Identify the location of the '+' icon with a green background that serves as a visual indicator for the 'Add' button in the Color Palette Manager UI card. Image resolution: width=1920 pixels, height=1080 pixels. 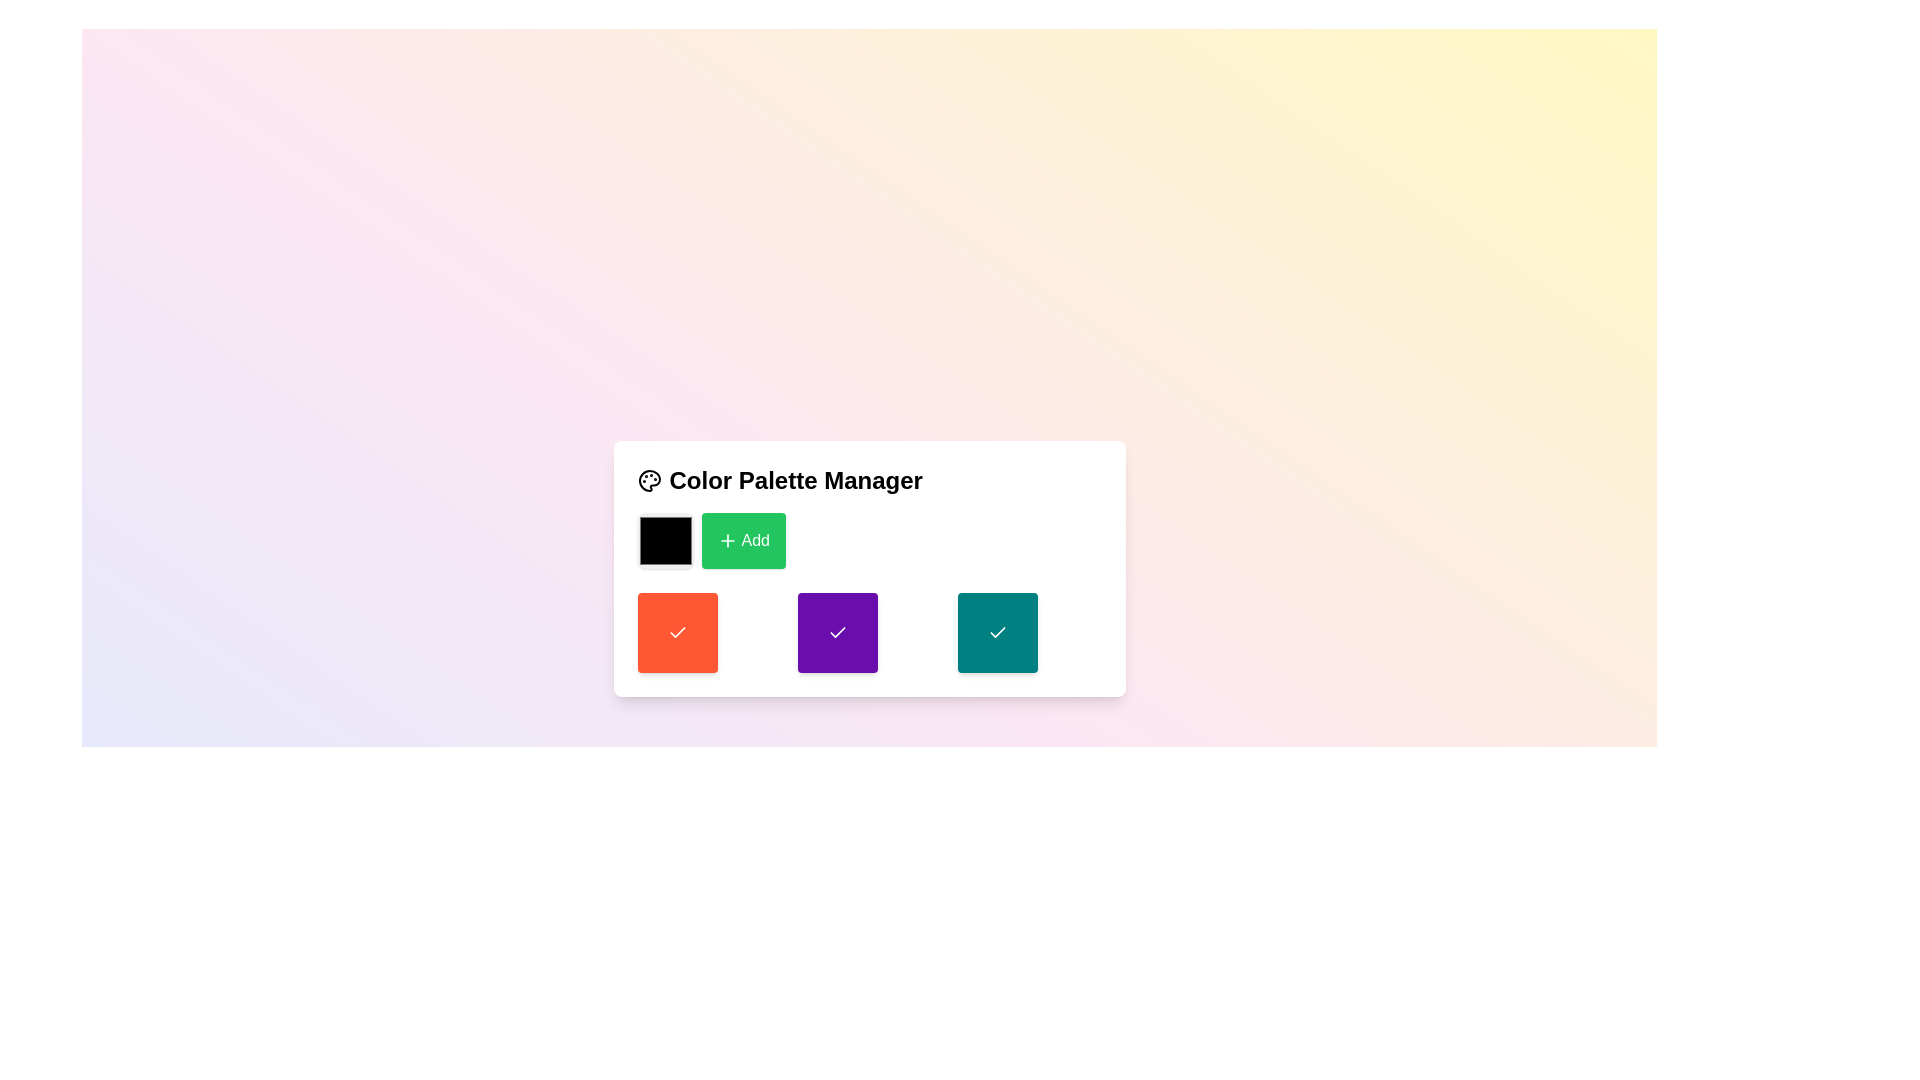
(726, 540).